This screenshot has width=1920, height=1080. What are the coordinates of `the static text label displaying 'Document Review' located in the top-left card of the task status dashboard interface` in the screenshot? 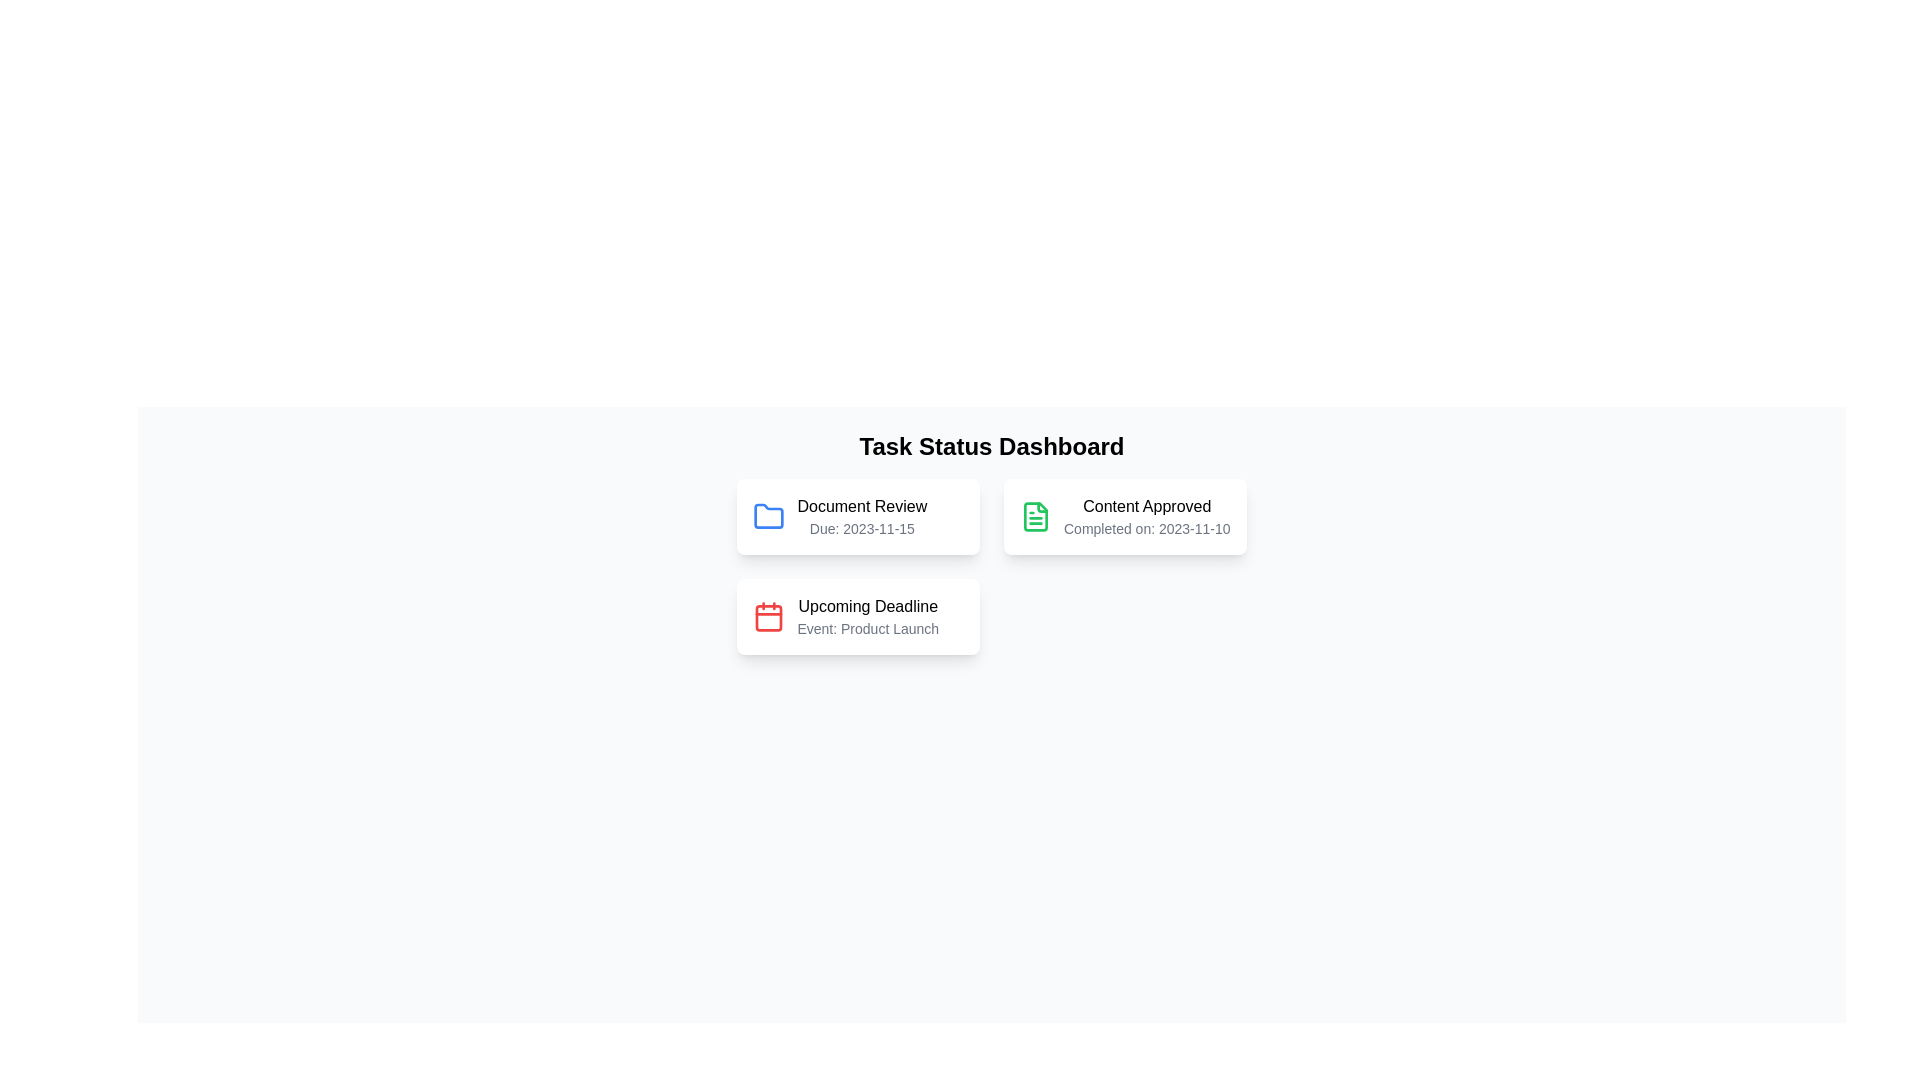 It's located at (862, 505).